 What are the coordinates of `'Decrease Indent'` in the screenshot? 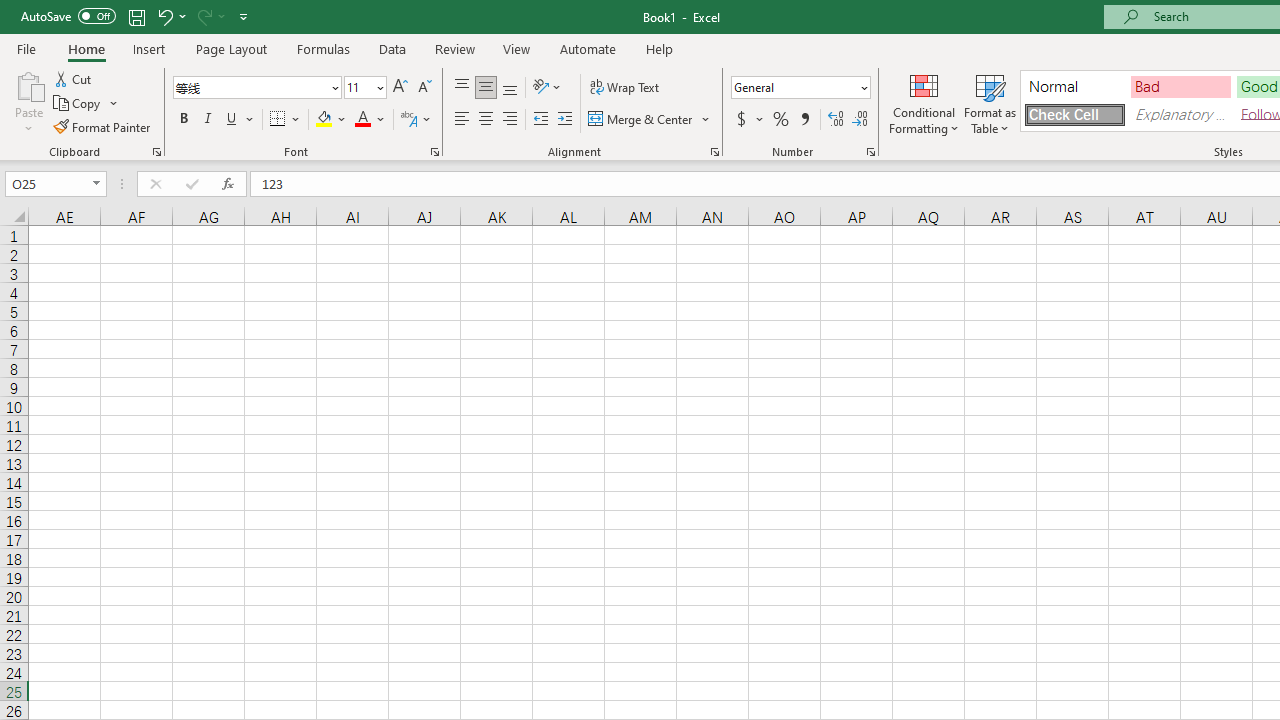 It's located at (540, 119).